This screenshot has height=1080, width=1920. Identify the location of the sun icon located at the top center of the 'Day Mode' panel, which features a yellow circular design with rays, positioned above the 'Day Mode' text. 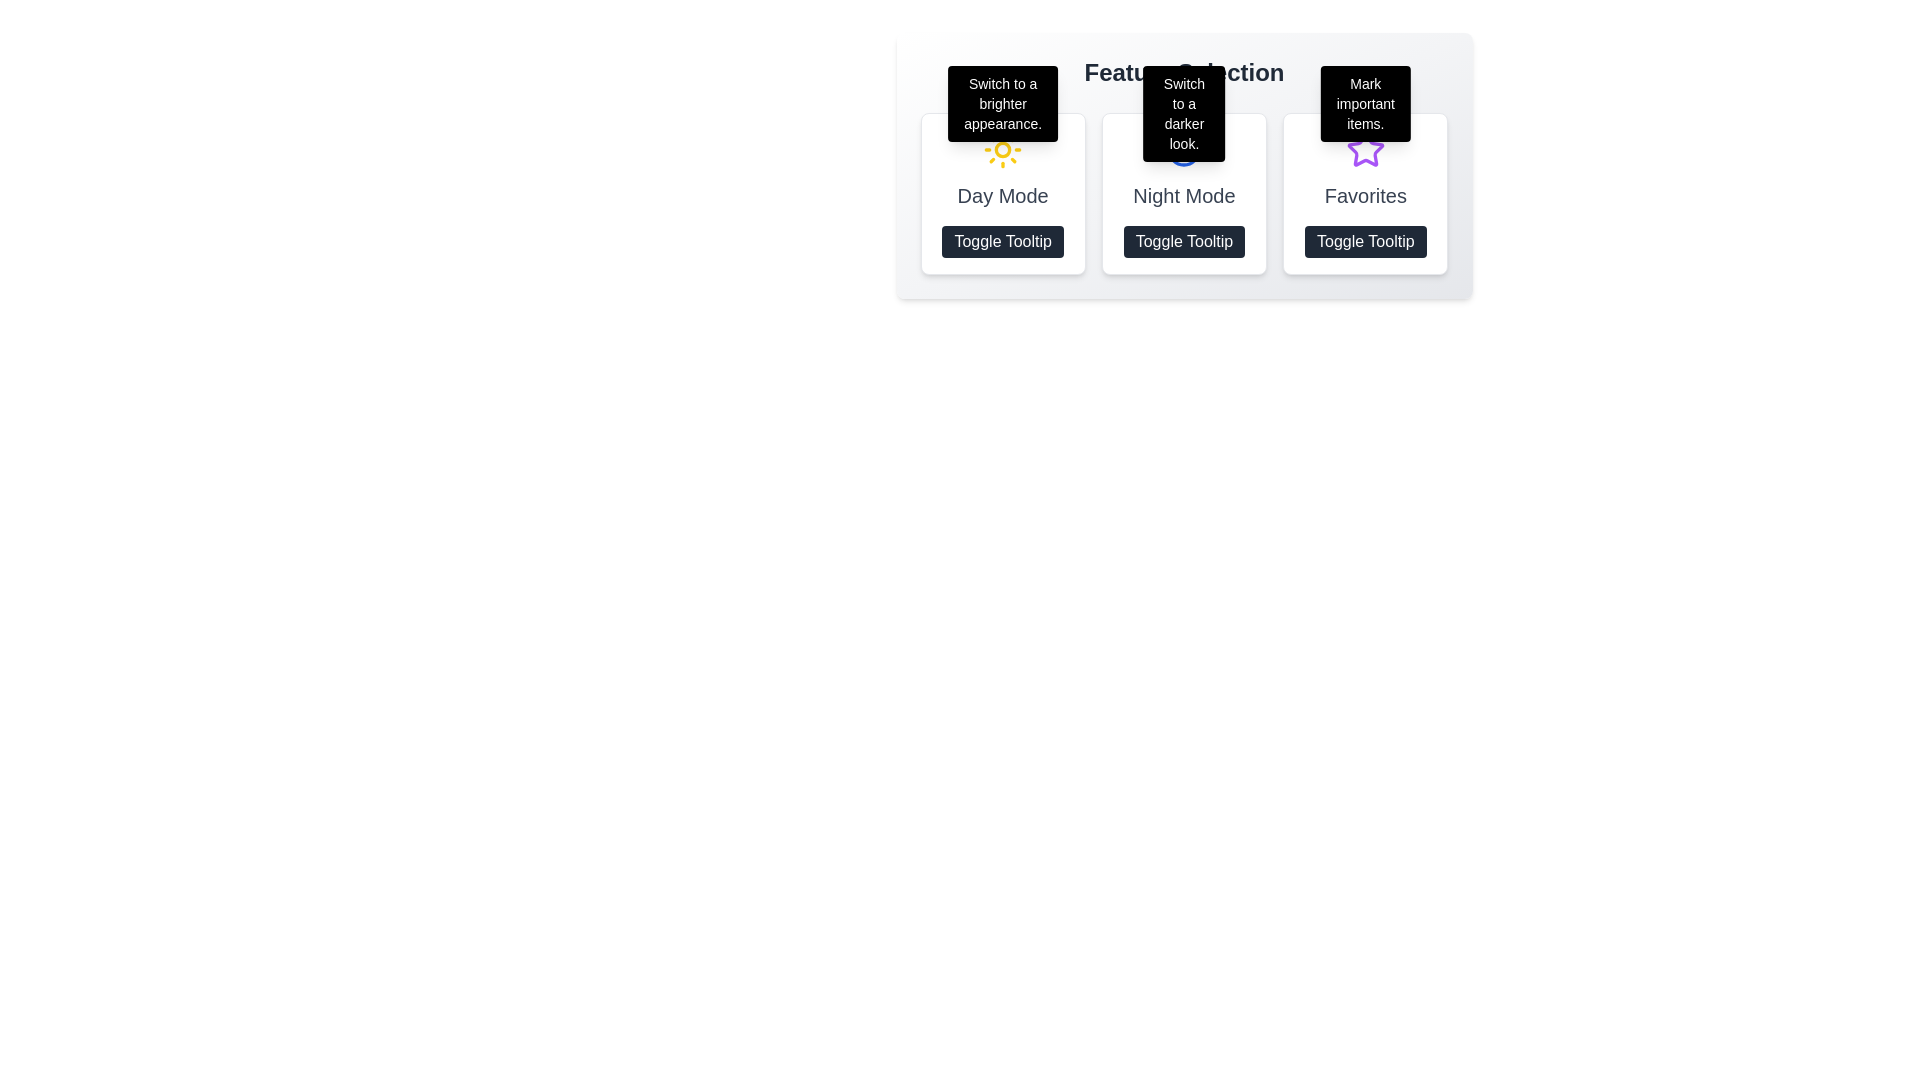
(1003, 149).